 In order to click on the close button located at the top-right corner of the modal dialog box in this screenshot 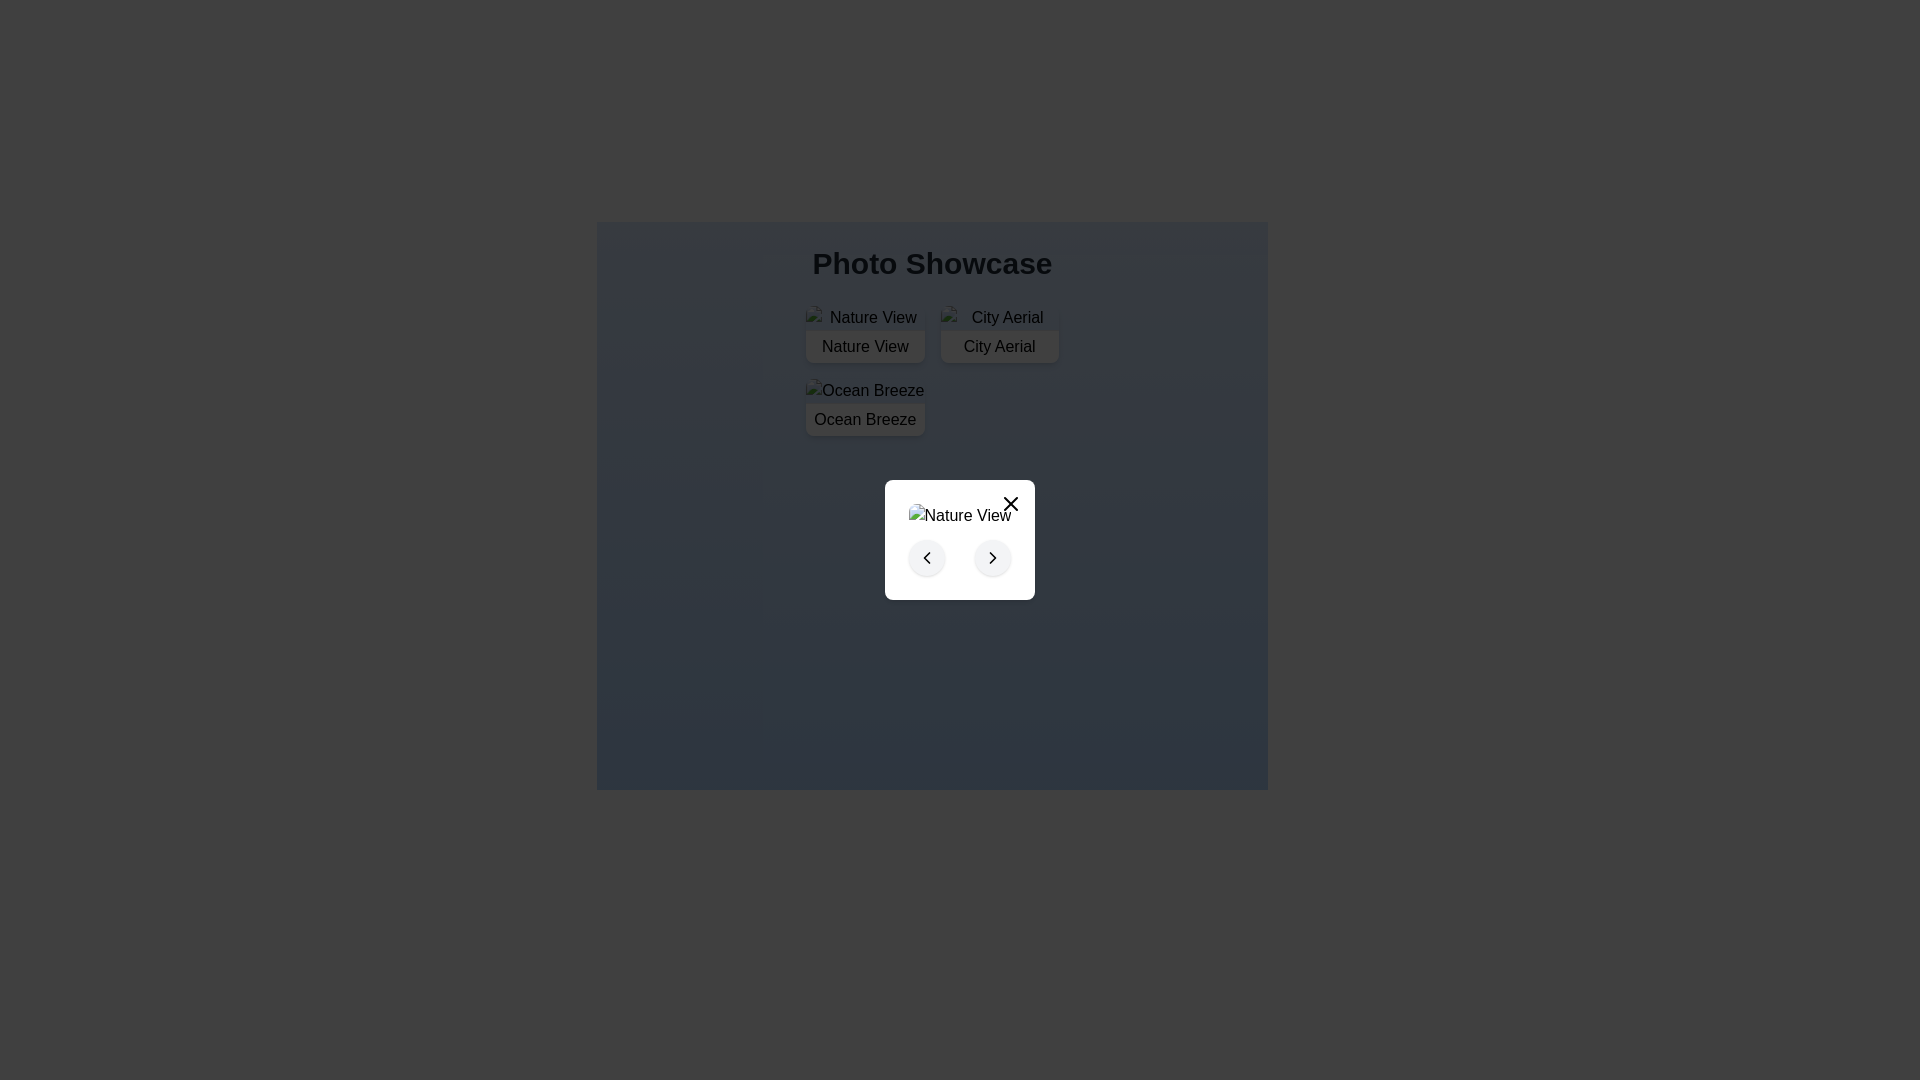, I will do `click(1011, 503)`.